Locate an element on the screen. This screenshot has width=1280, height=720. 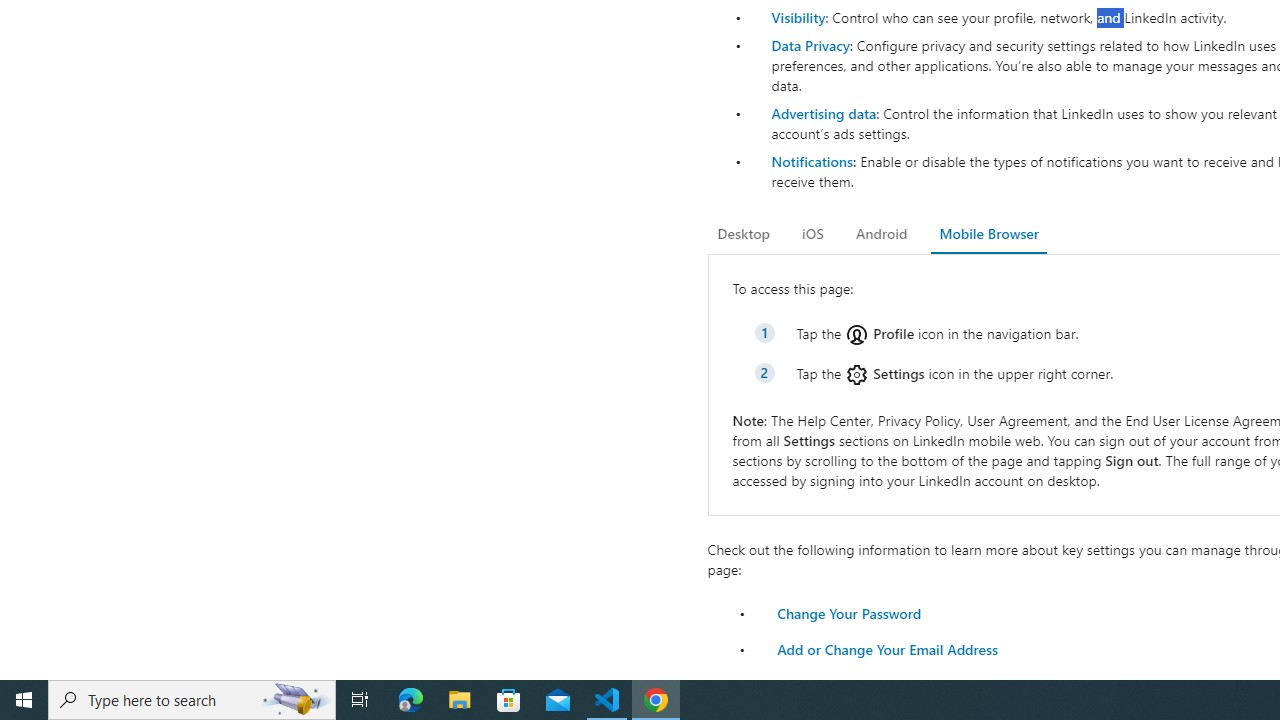
'Desktop' is located at coordinates (743, 233).